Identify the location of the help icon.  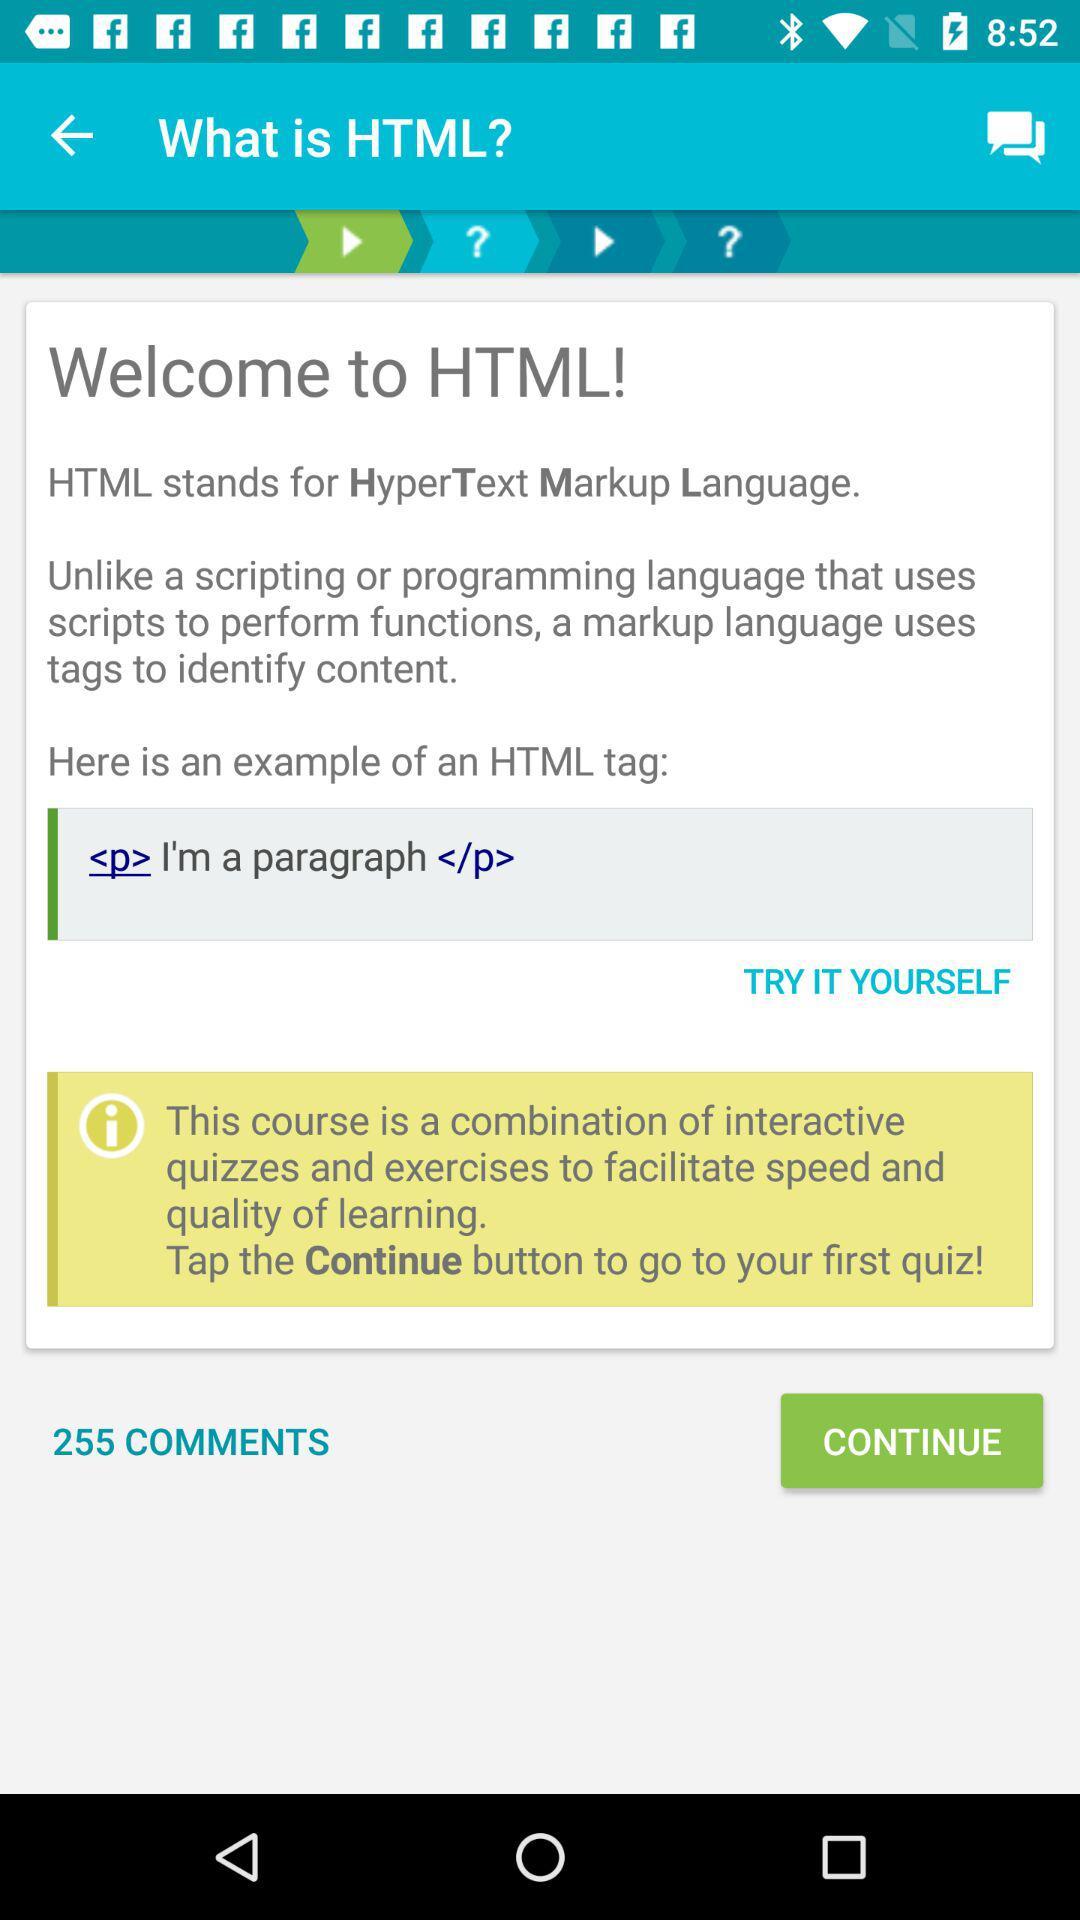
(729, 240).